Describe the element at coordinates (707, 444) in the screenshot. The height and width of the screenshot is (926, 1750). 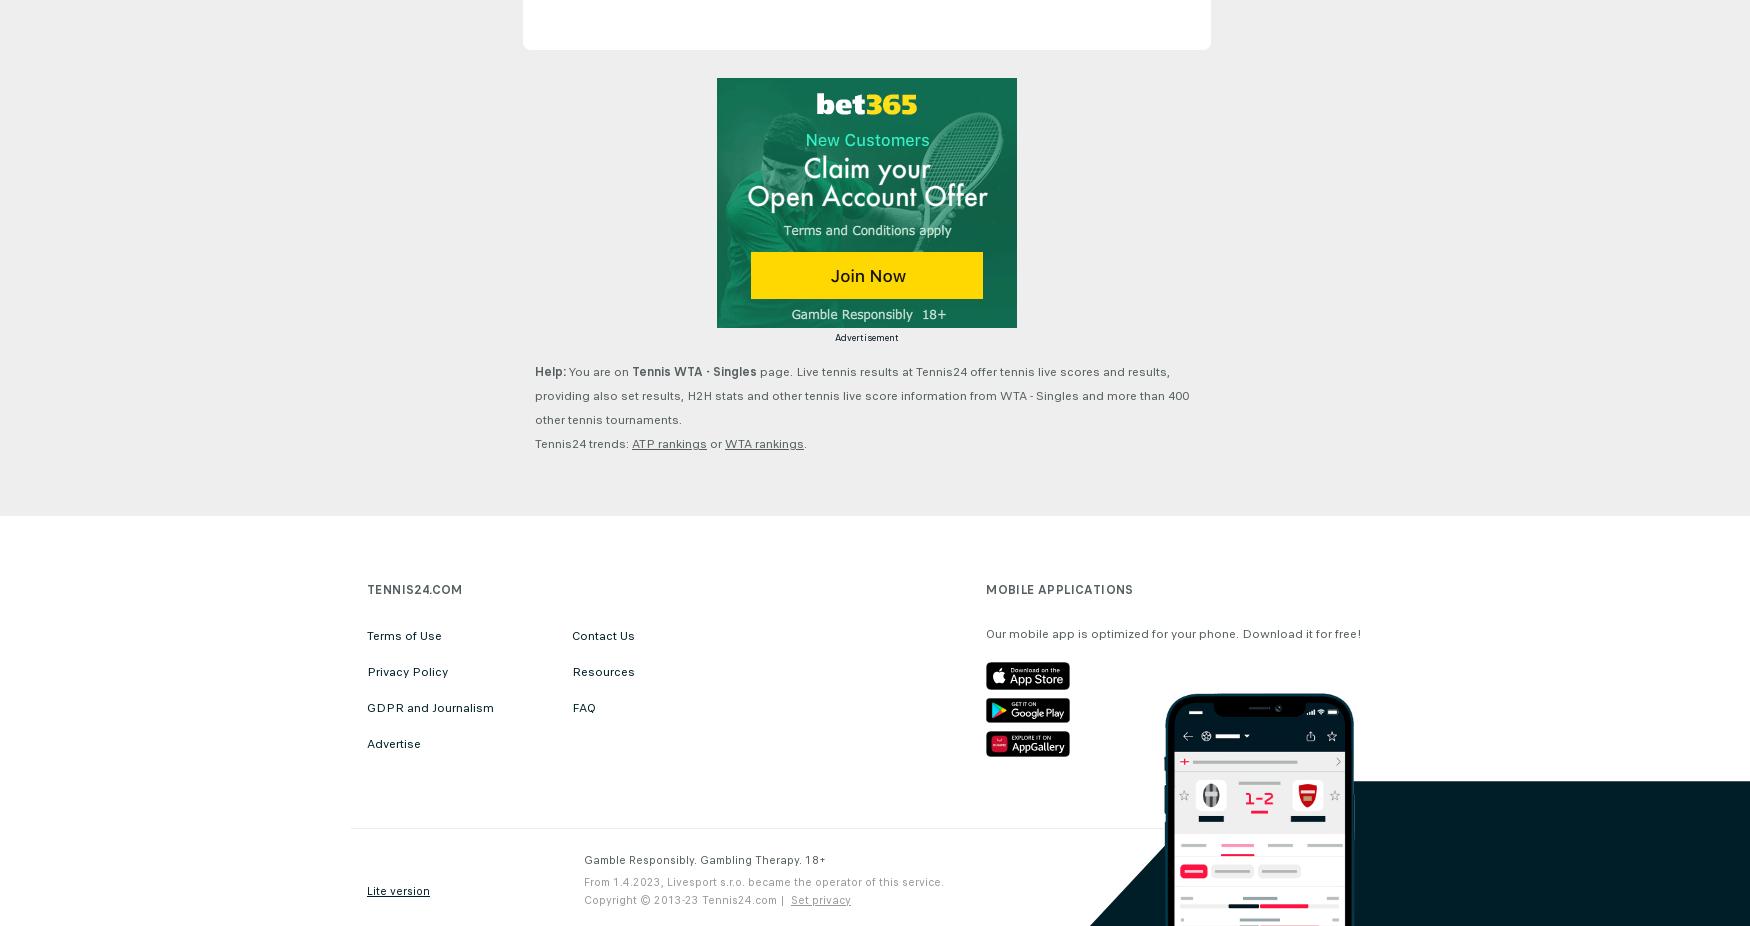
I see `'or'` at that location.